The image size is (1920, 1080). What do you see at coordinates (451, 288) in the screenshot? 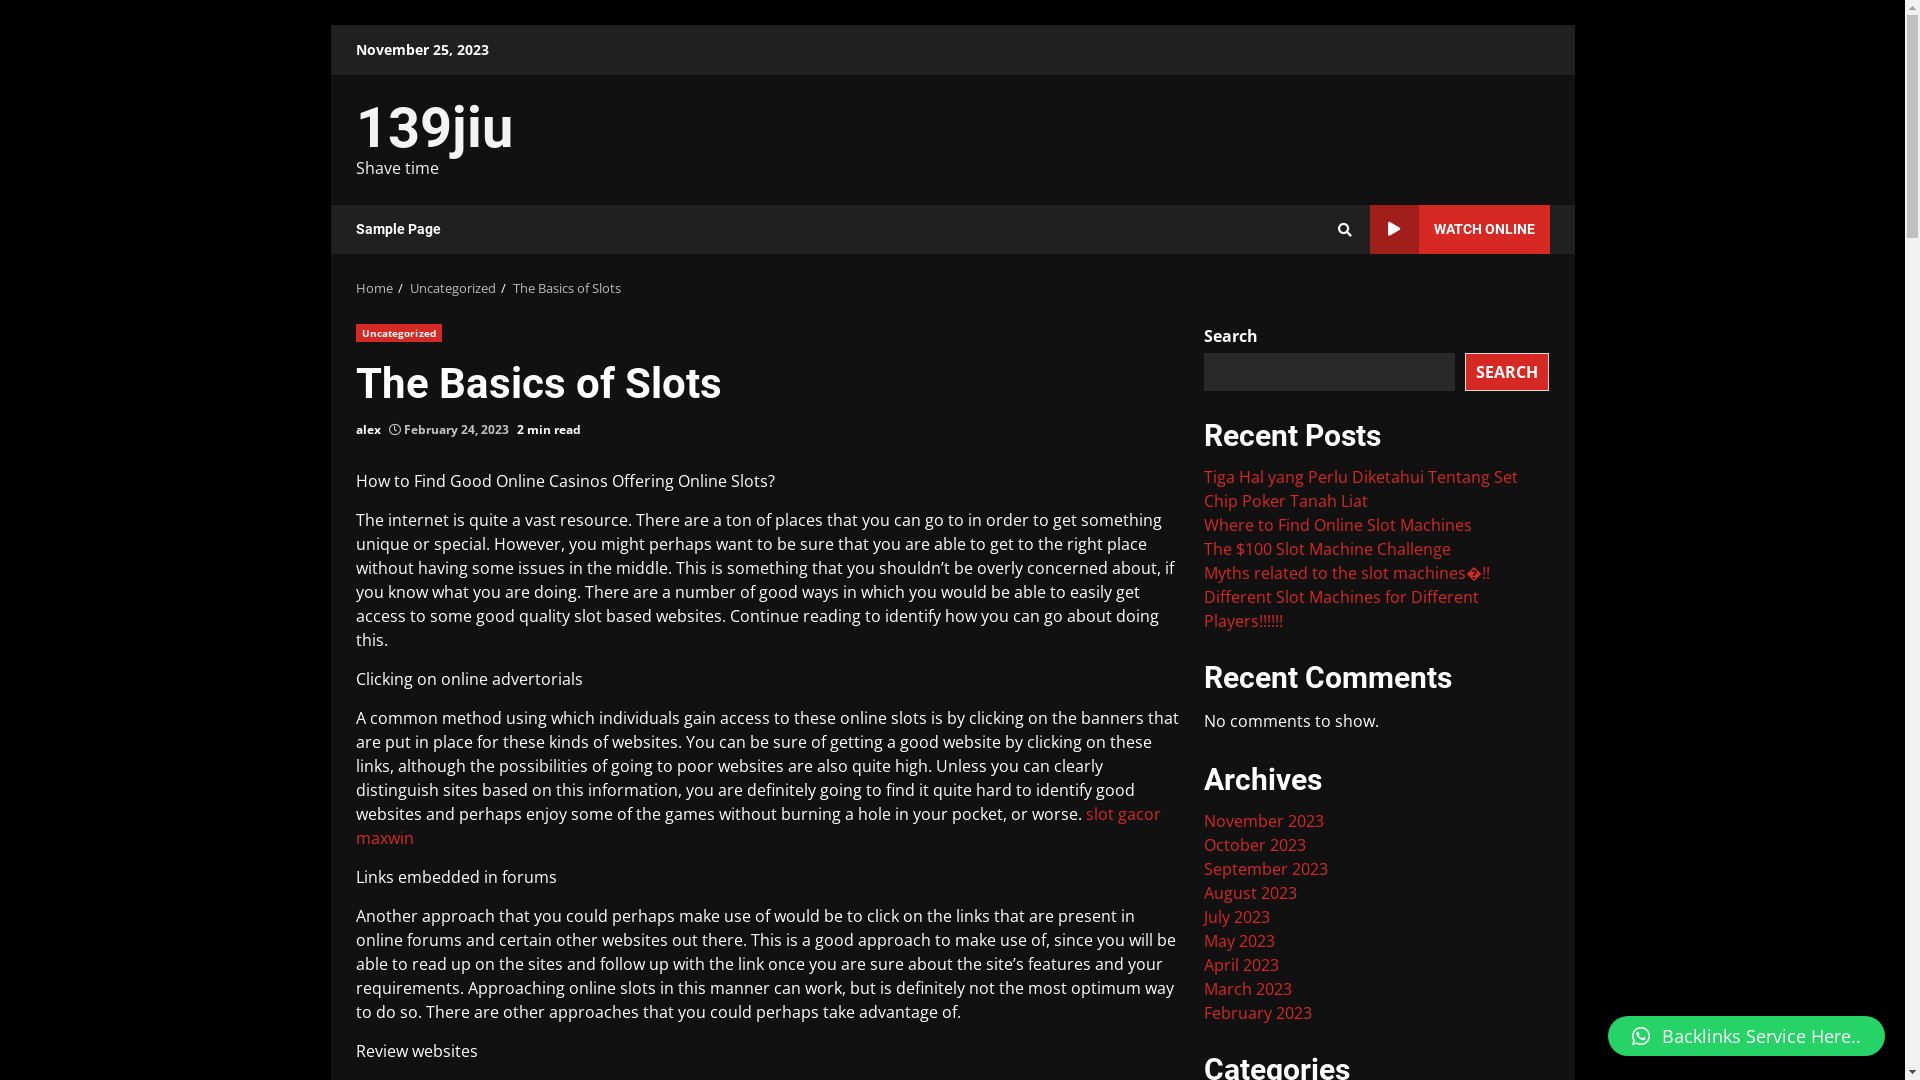
I see `'Uncategorized'` at bounding box center [451, 288].